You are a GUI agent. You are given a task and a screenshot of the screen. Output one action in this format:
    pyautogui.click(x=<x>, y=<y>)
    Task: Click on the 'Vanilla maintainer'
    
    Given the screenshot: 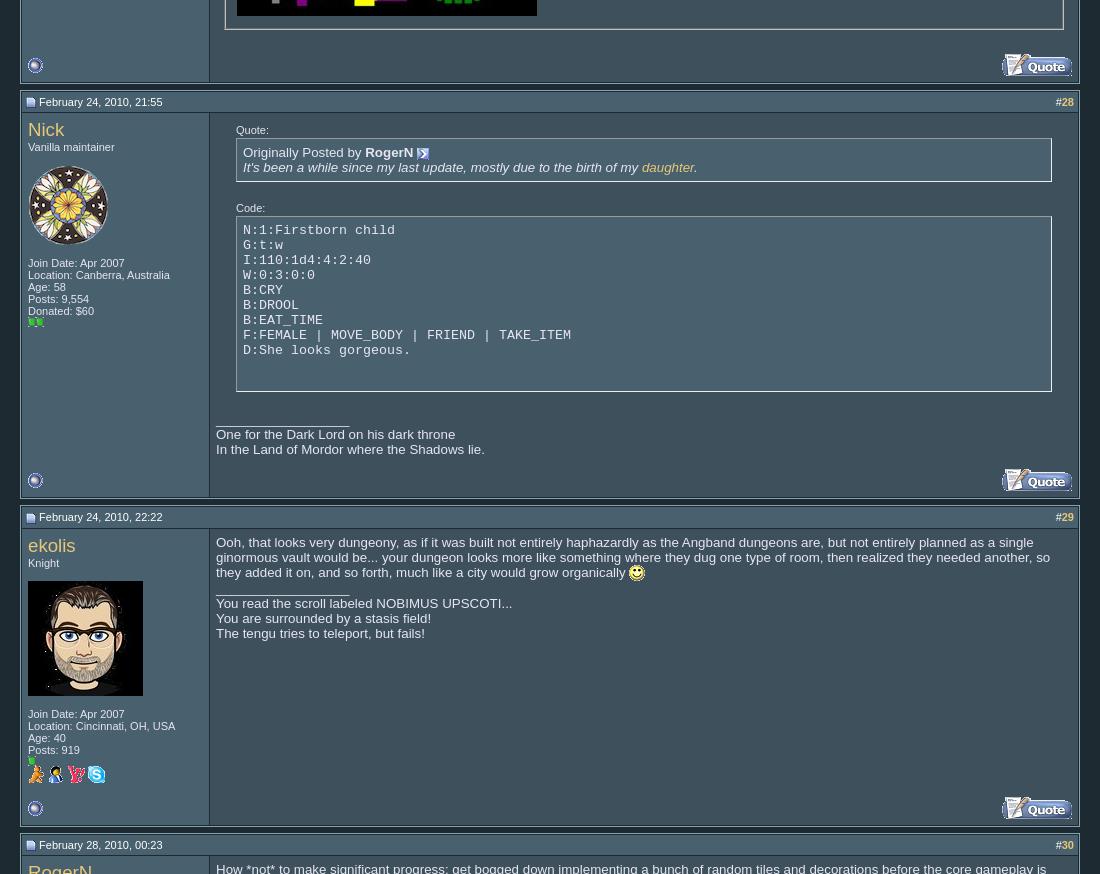 What is the action you would take?
    pyautogui.click(x=70, y=146)
    